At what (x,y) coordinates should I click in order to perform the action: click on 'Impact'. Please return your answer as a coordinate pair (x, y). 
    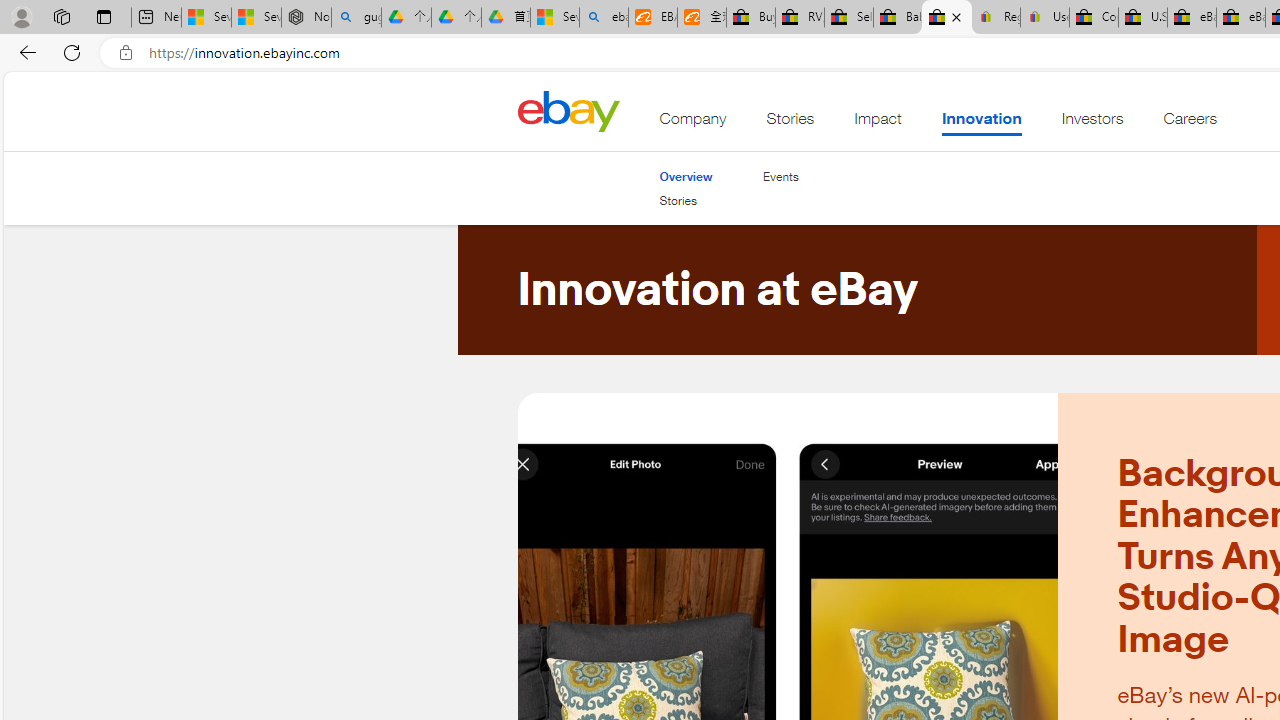
    Looking at the image, I should click on (878, 123).